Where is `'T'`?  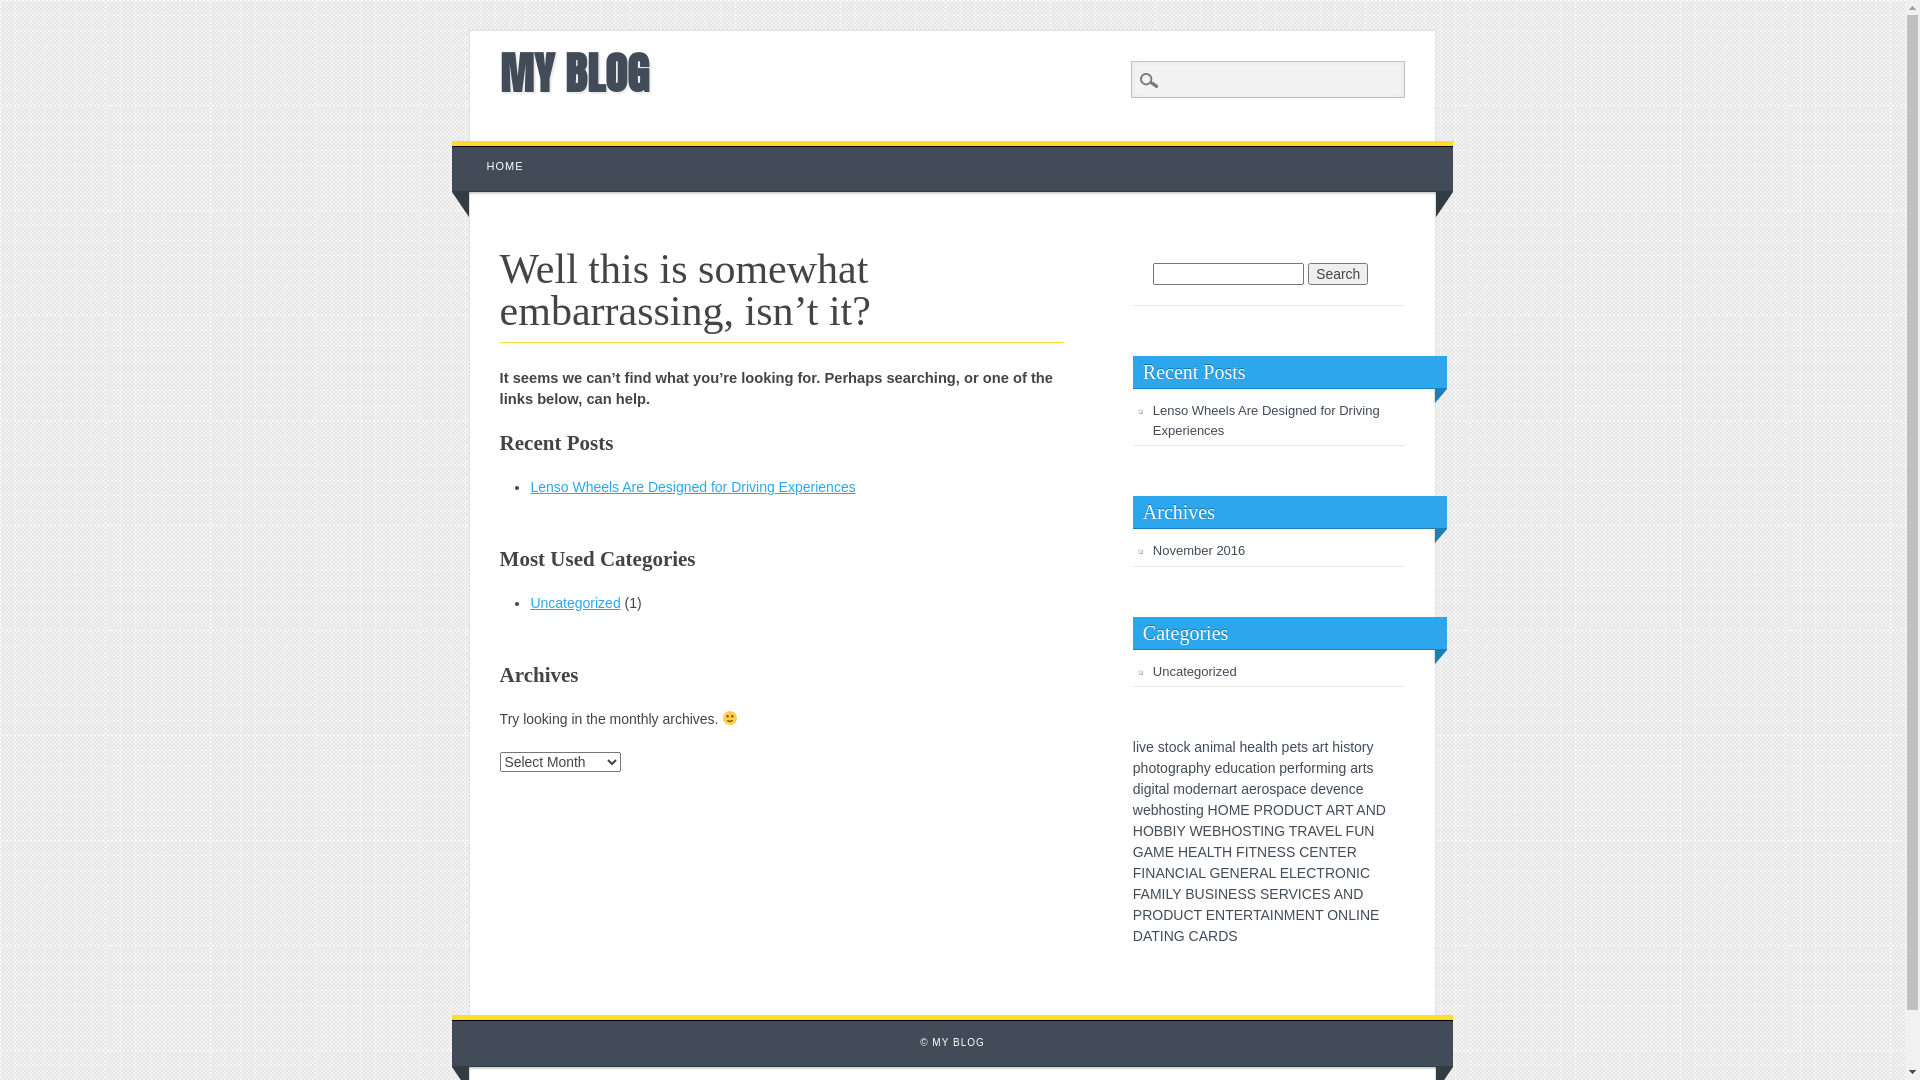
'T' is located at coordinates (1320, 871).